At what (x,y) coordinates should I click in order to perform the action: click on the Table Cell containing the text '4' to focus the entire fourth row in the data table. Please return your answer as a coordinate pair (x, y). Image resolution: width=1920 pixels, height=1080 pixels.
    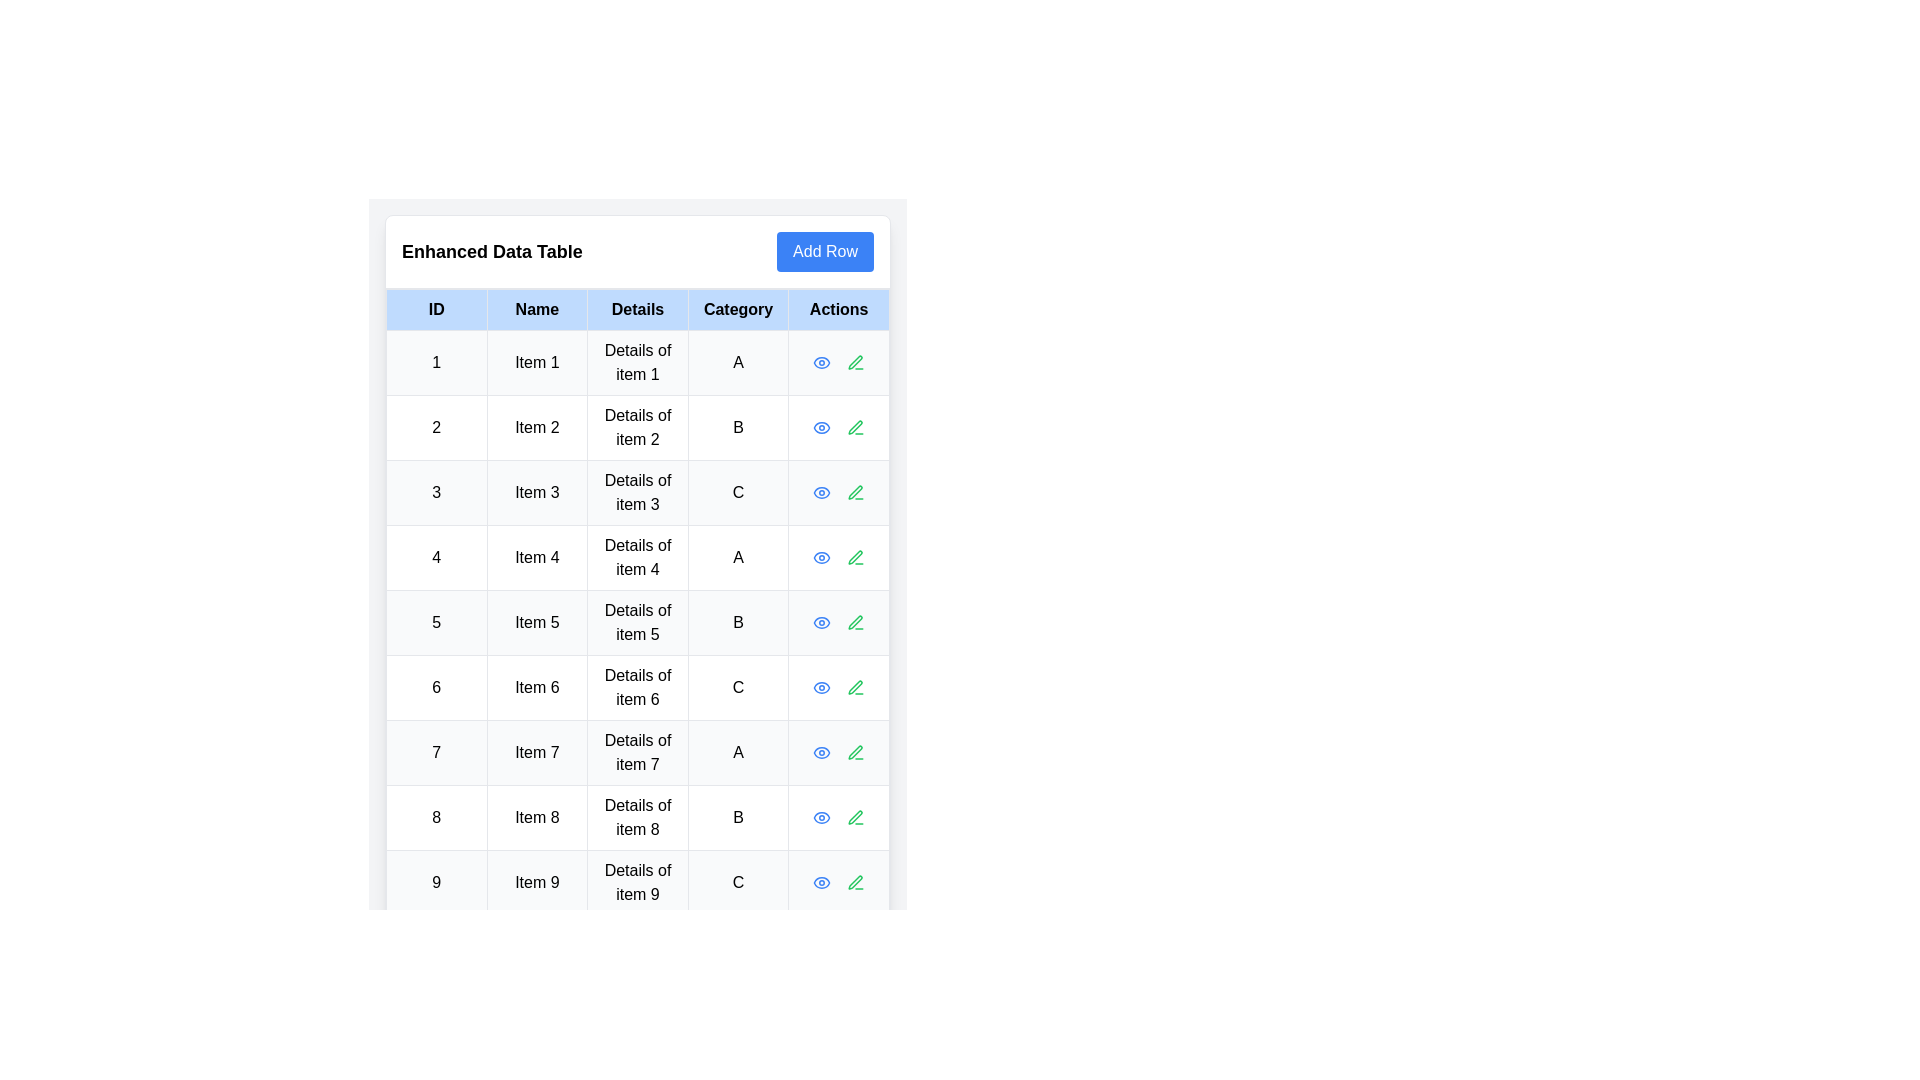
    Looking at the image, I should click on (435, 558).